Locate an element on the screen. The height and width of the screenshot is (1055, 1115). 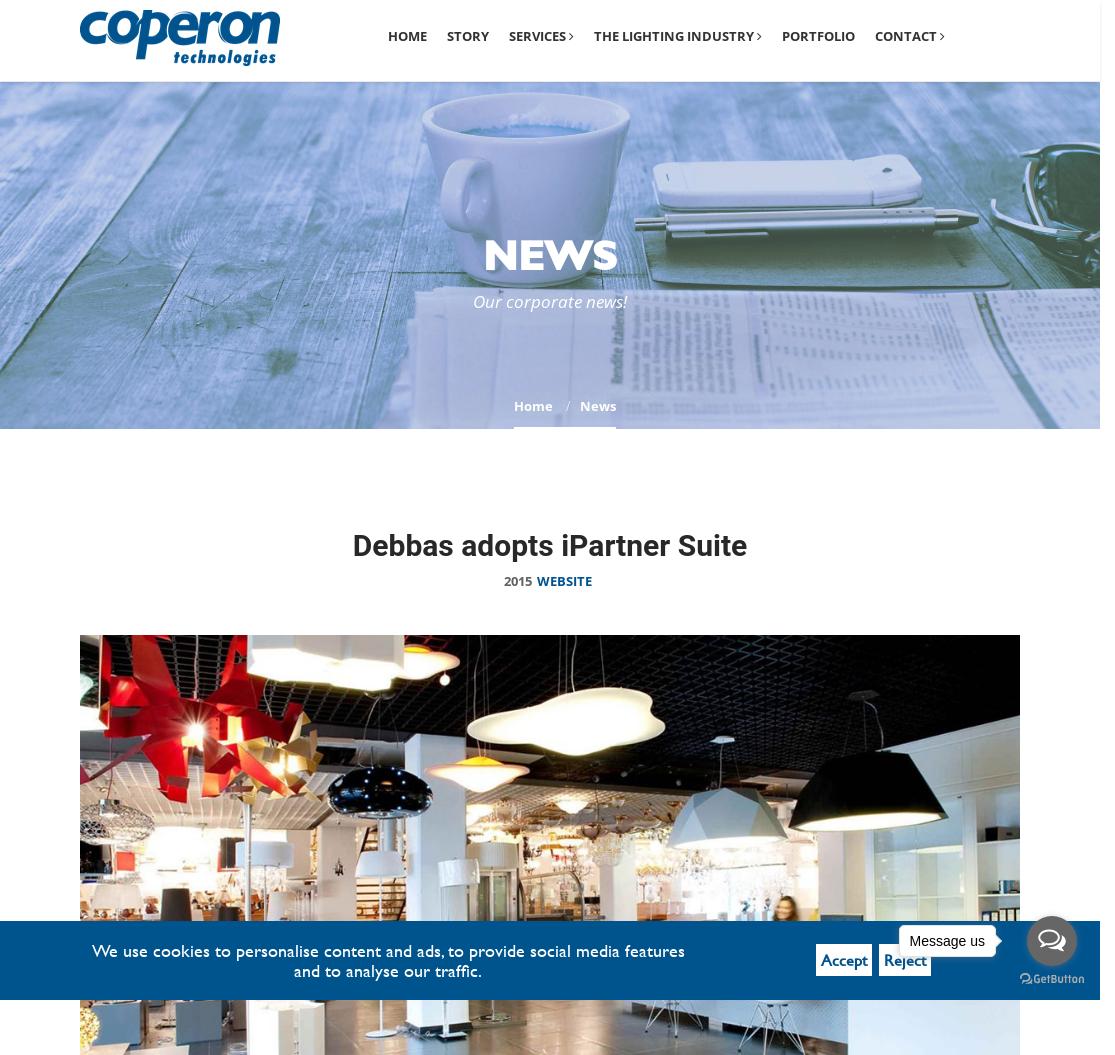
'Website' is located at coordinates (562, 579).